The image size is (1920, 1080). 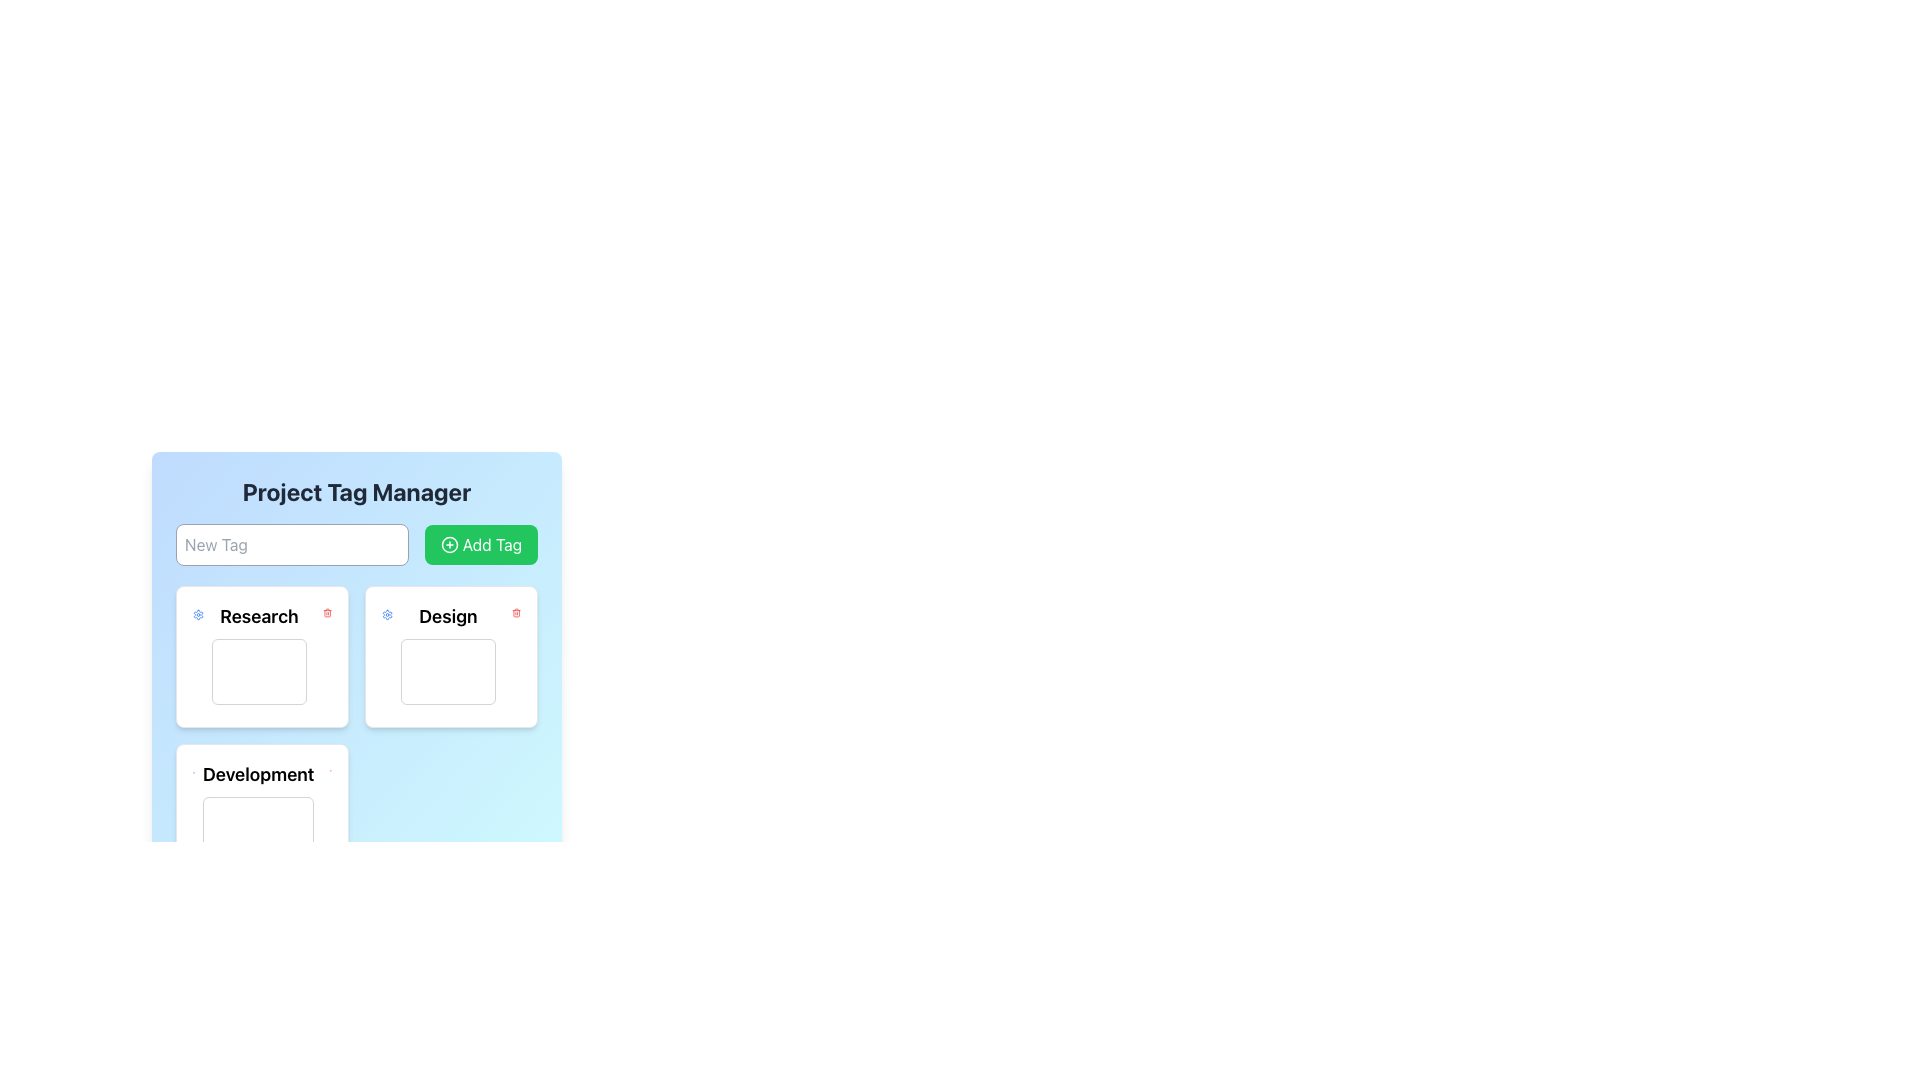 What do you see at coordinates (258, 616) in the screenshot?
I see `the 'Research' label which is a bold text label located in the top-left corner of the first card in the grid layout, positioned above a text input area` at bounding box center [258, 616].